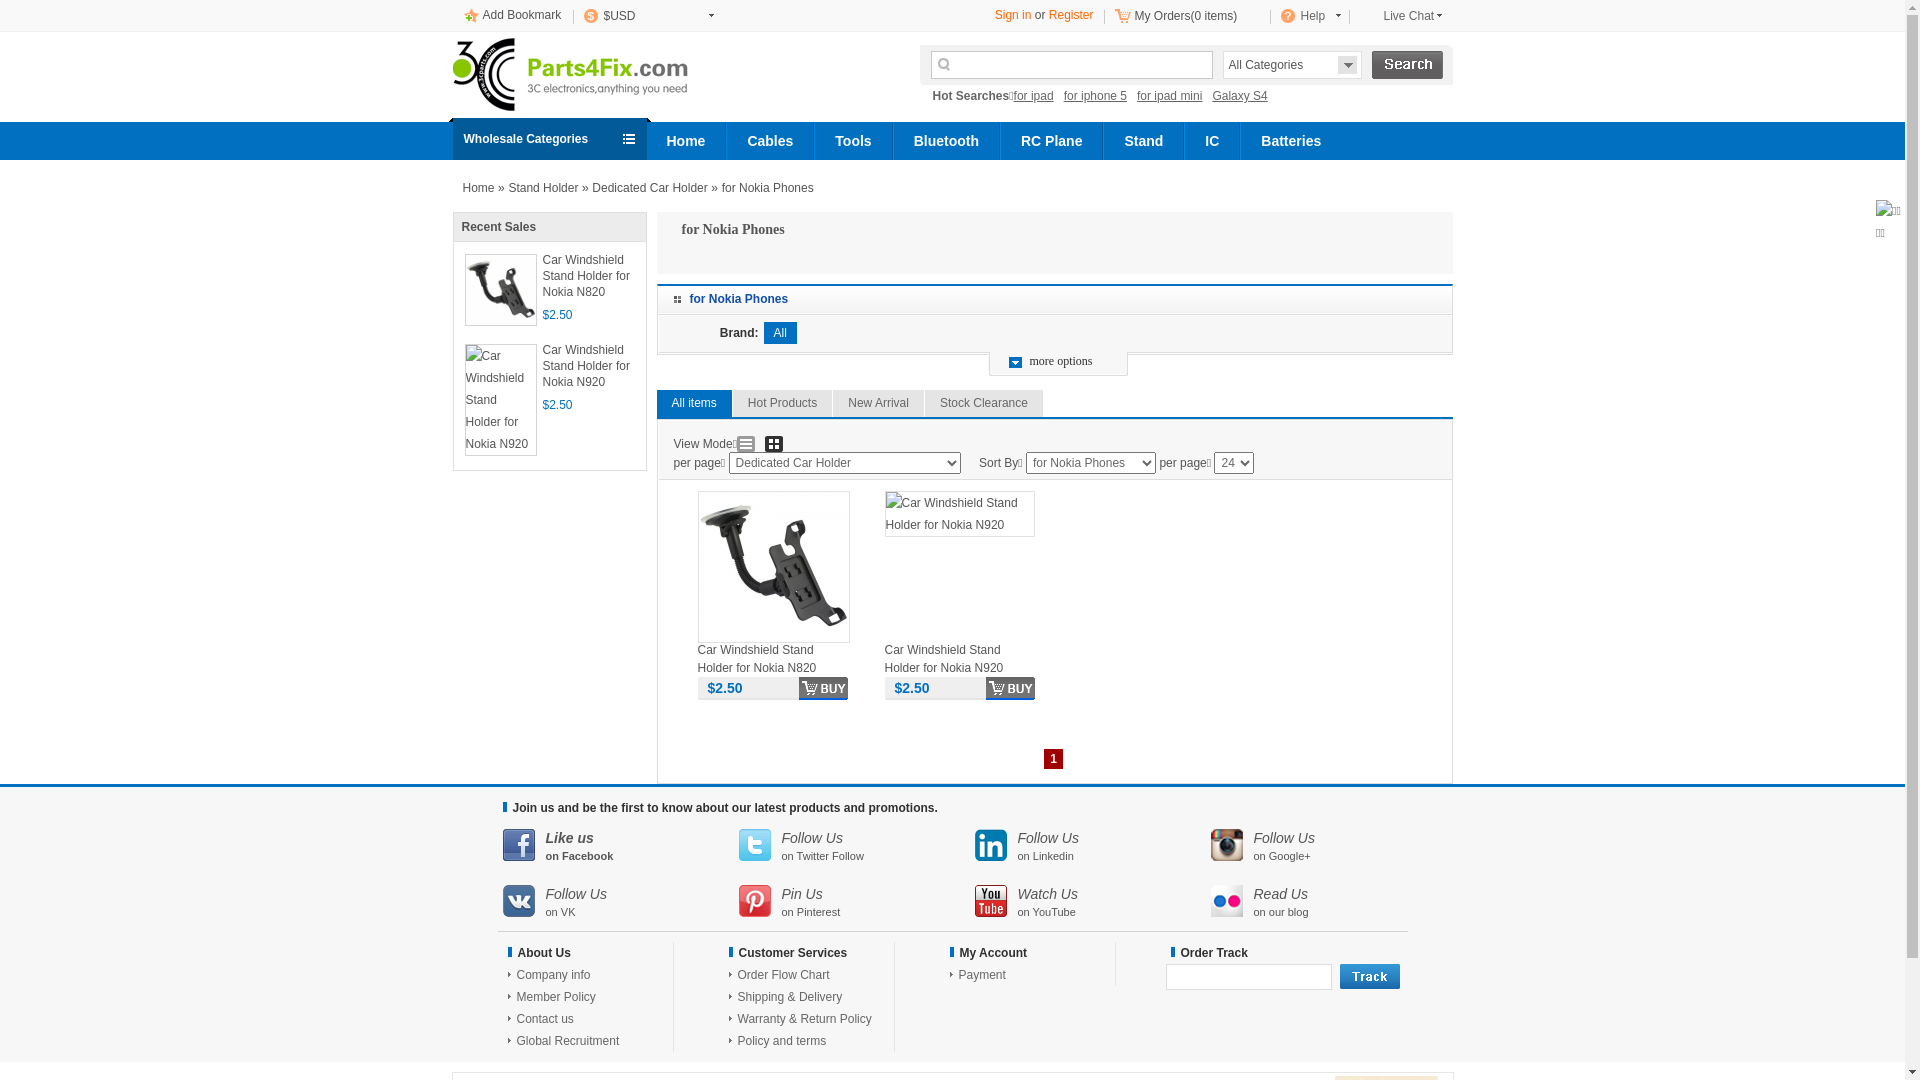 The width and height of the screenshot is (1920, 1080). I want to click on 'Contact us', so click(544, 1018).